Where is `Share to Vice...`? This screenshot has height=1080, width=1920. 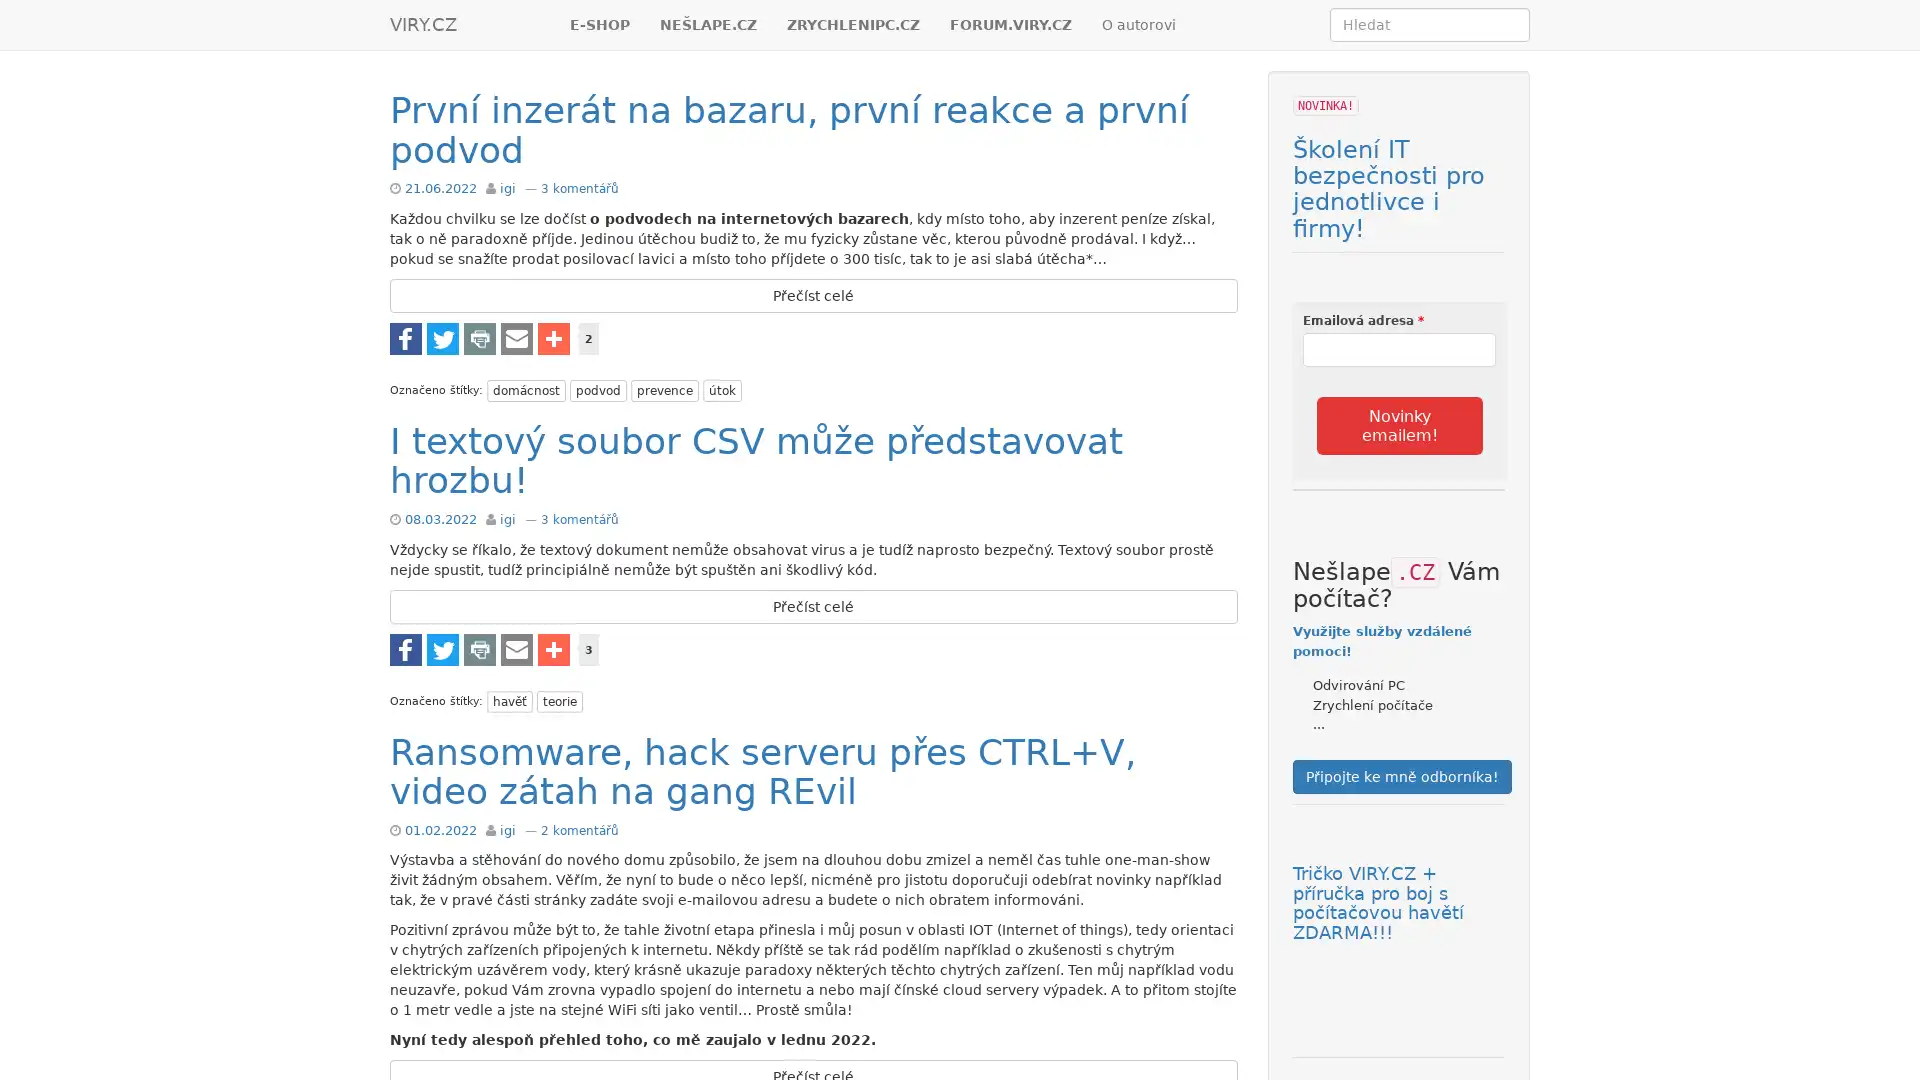
Share to Vice... is located at coordinates (553, 337).